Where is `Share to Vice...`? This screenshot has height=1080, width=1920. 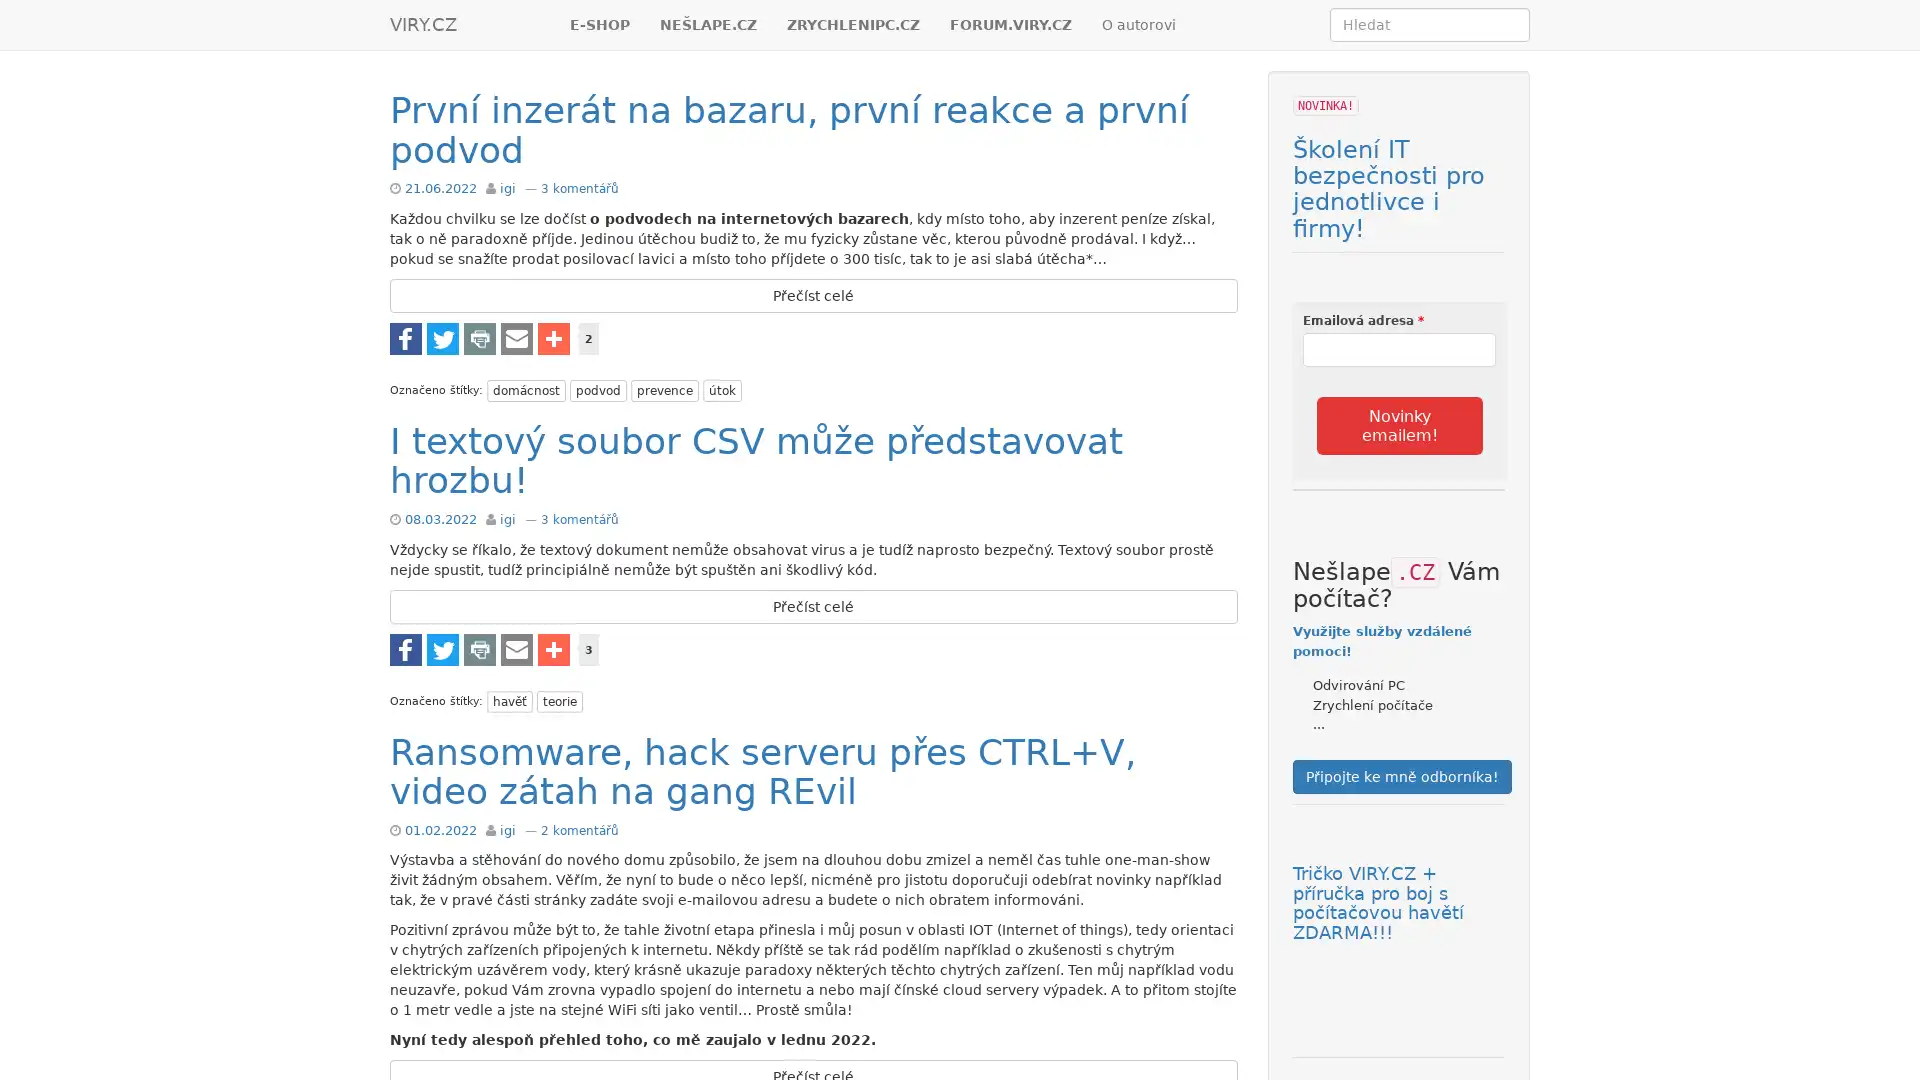
Share to Vice... is located at coordinates (553, 337).